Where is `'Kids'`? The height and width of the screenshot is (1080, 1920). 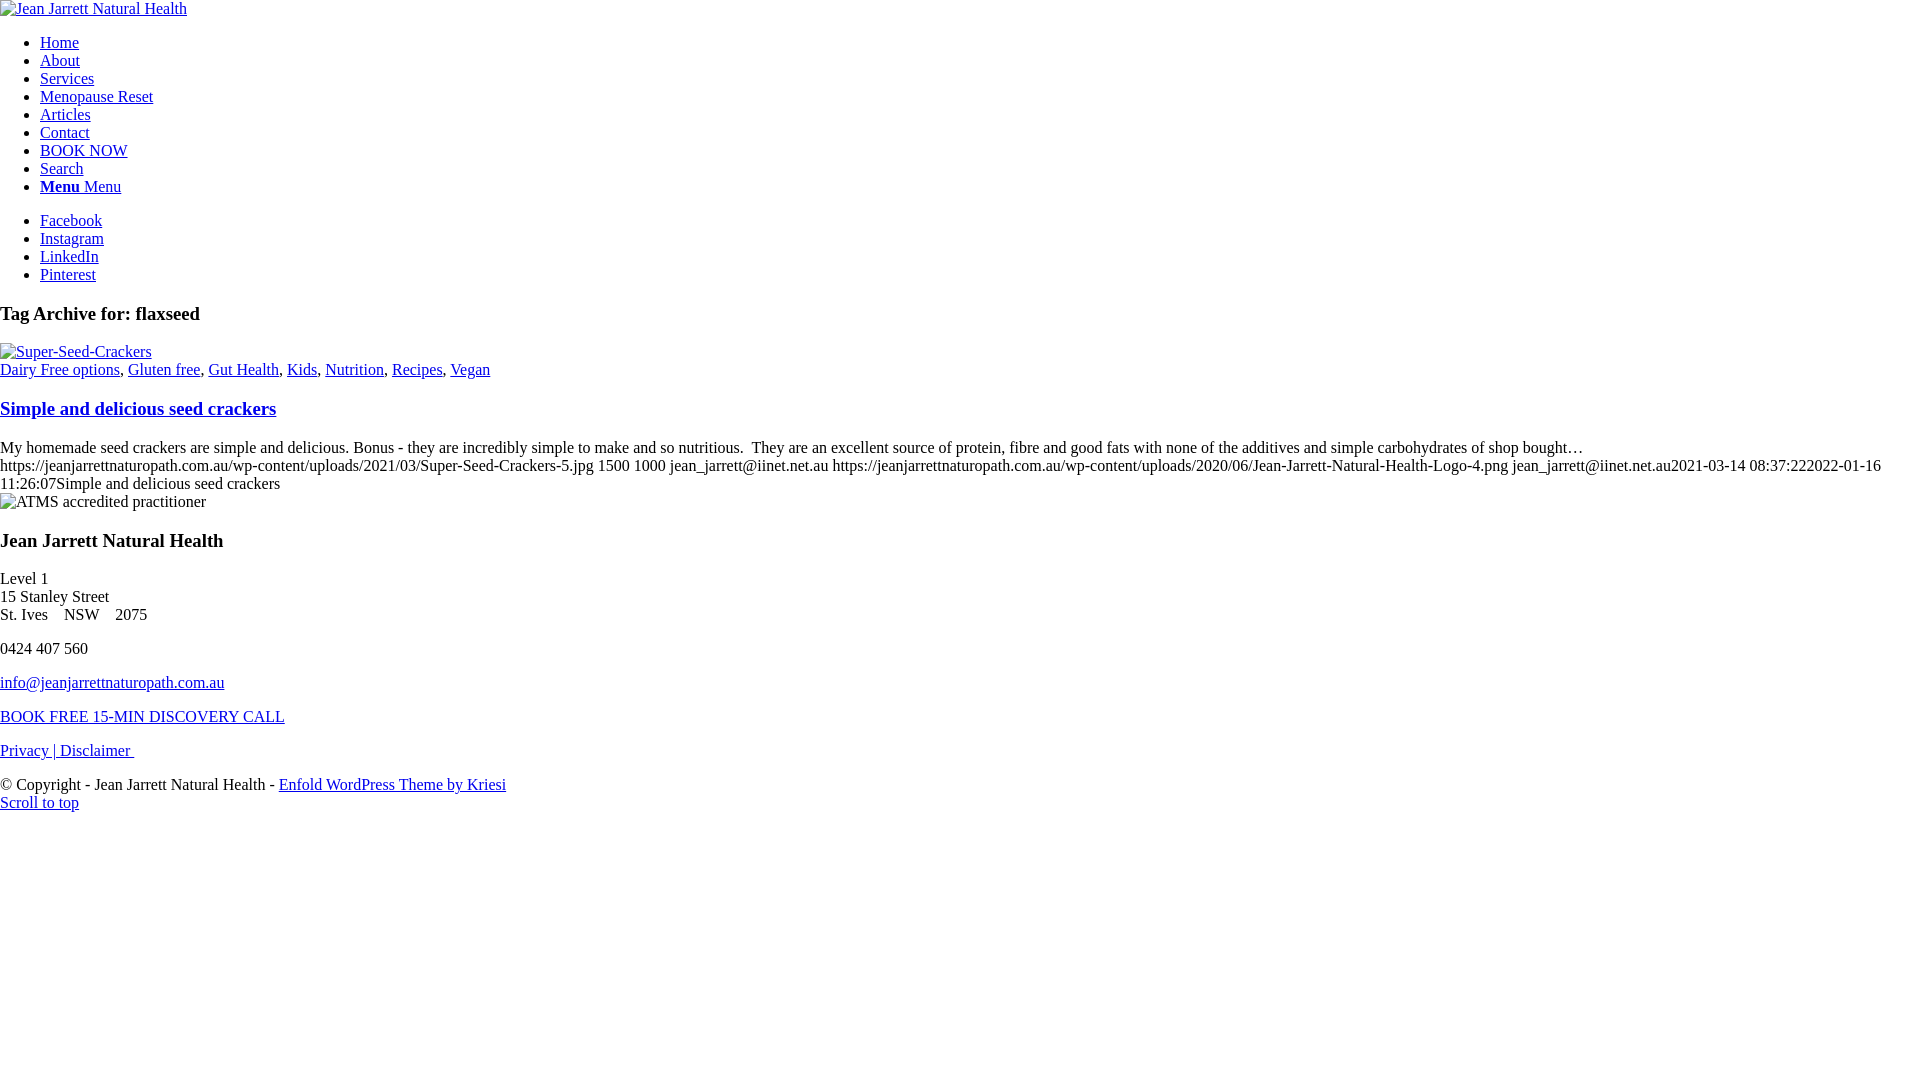 'Kids' is located at coordinates (301, 369).